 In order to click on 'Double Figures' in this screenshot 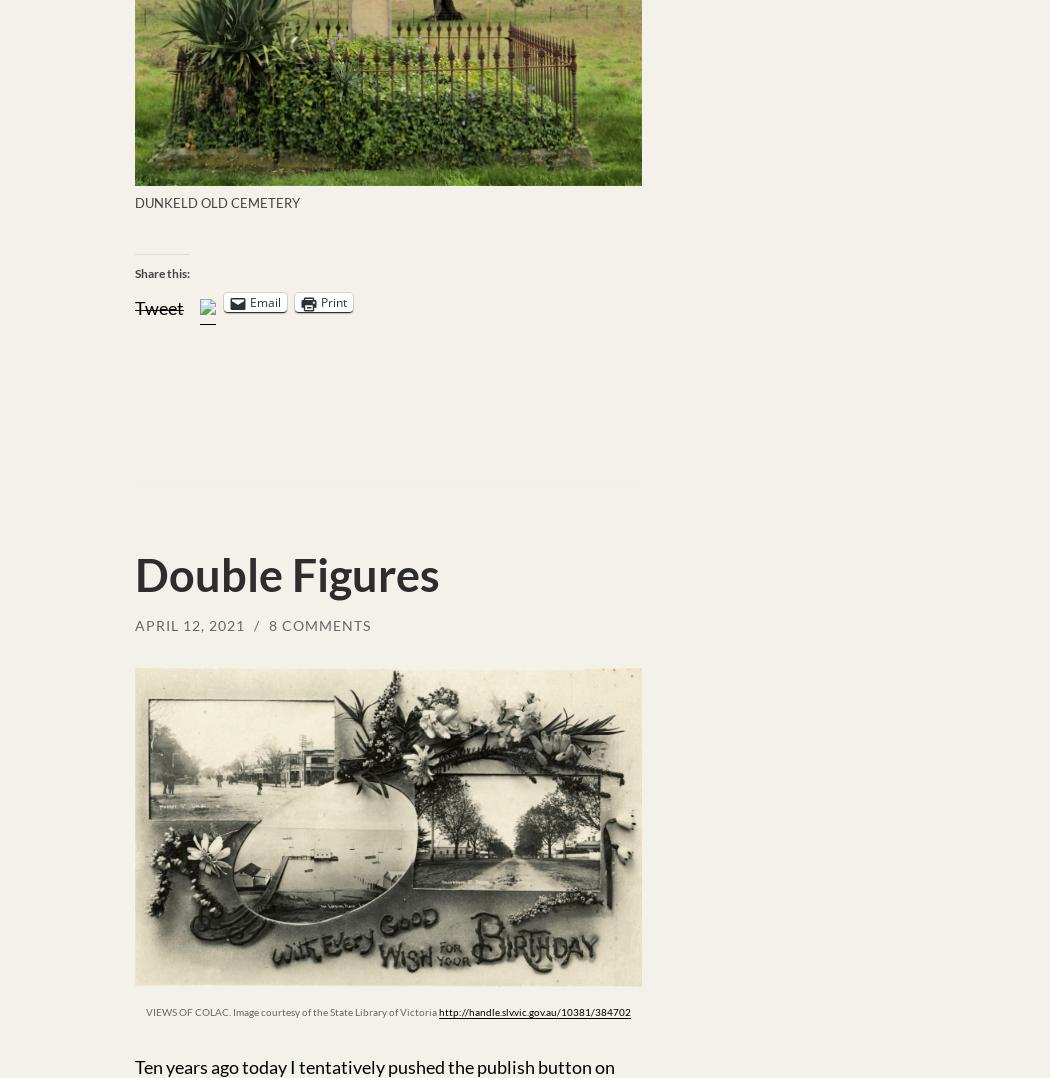, I will do `click(286, 574)`.